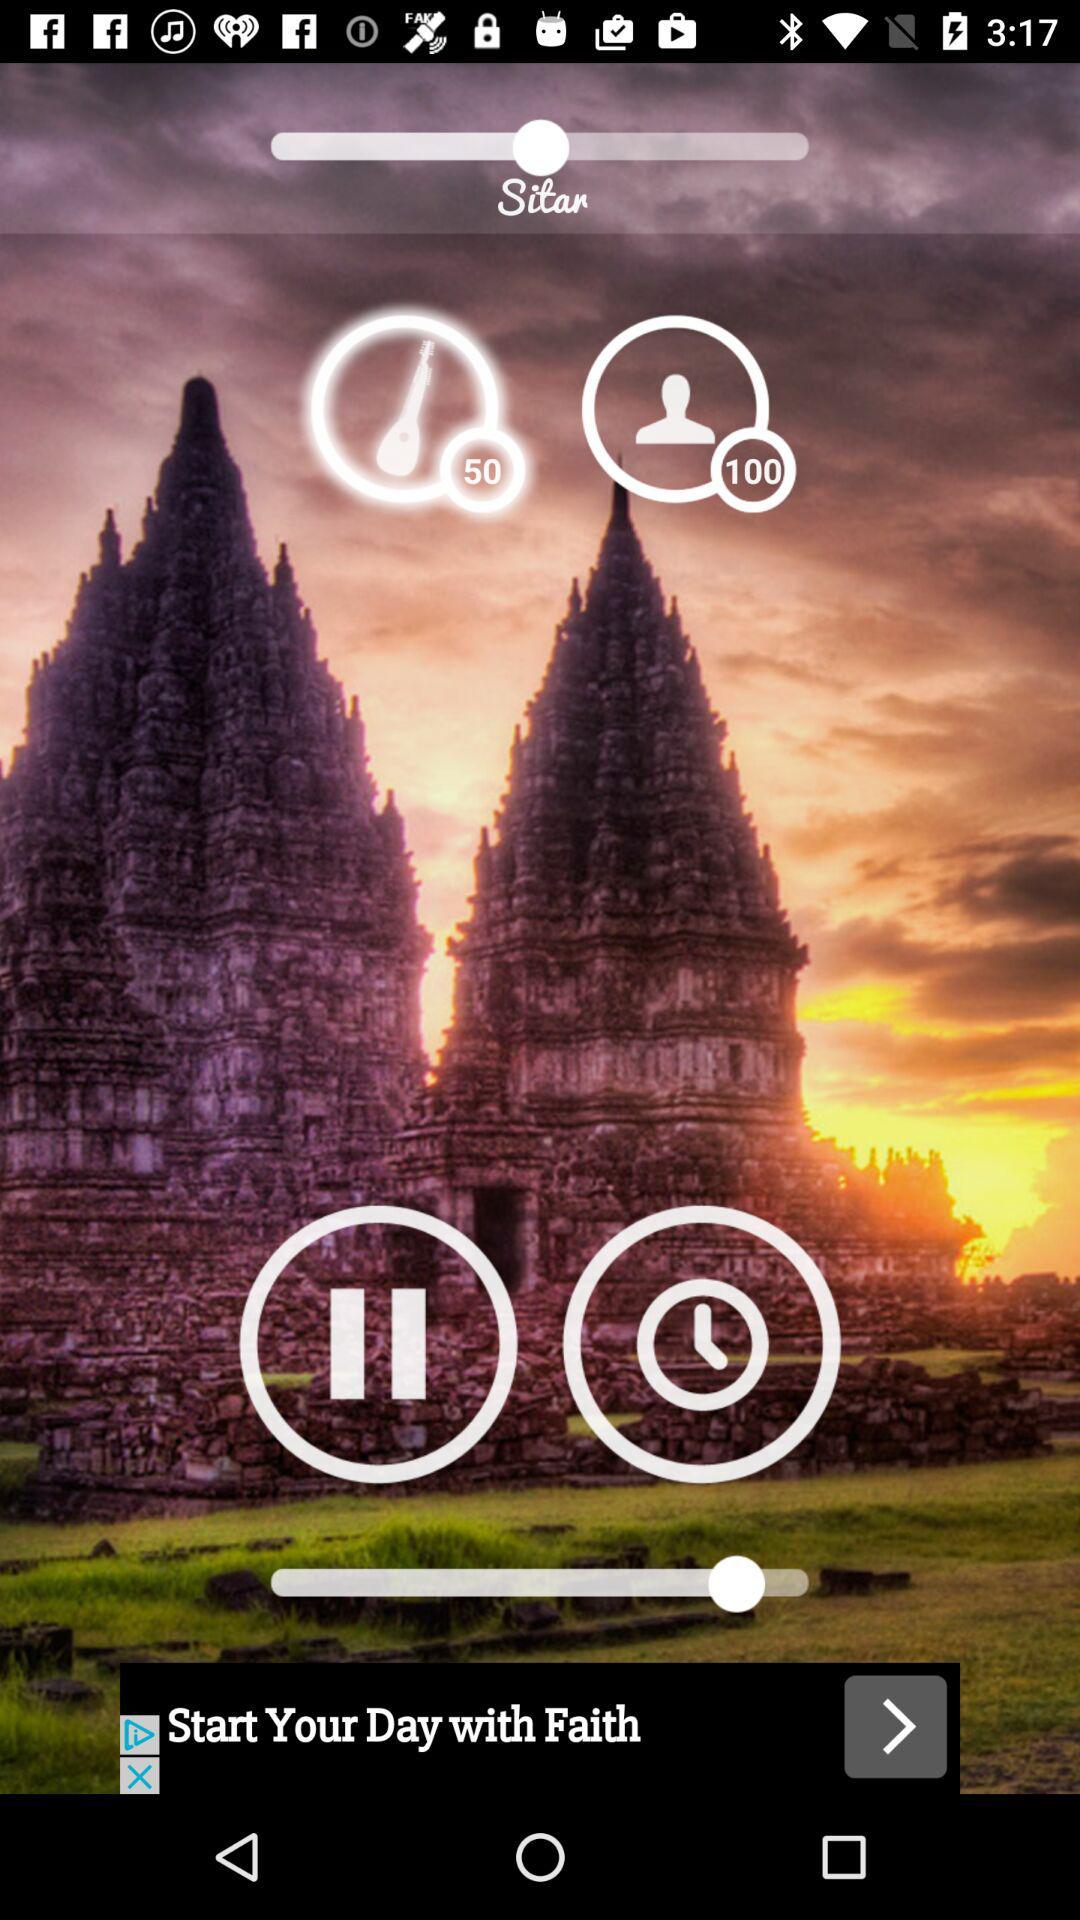  Describe the element at coordinates (378, 1343) in the screenshot. I see `pause option` at that location.